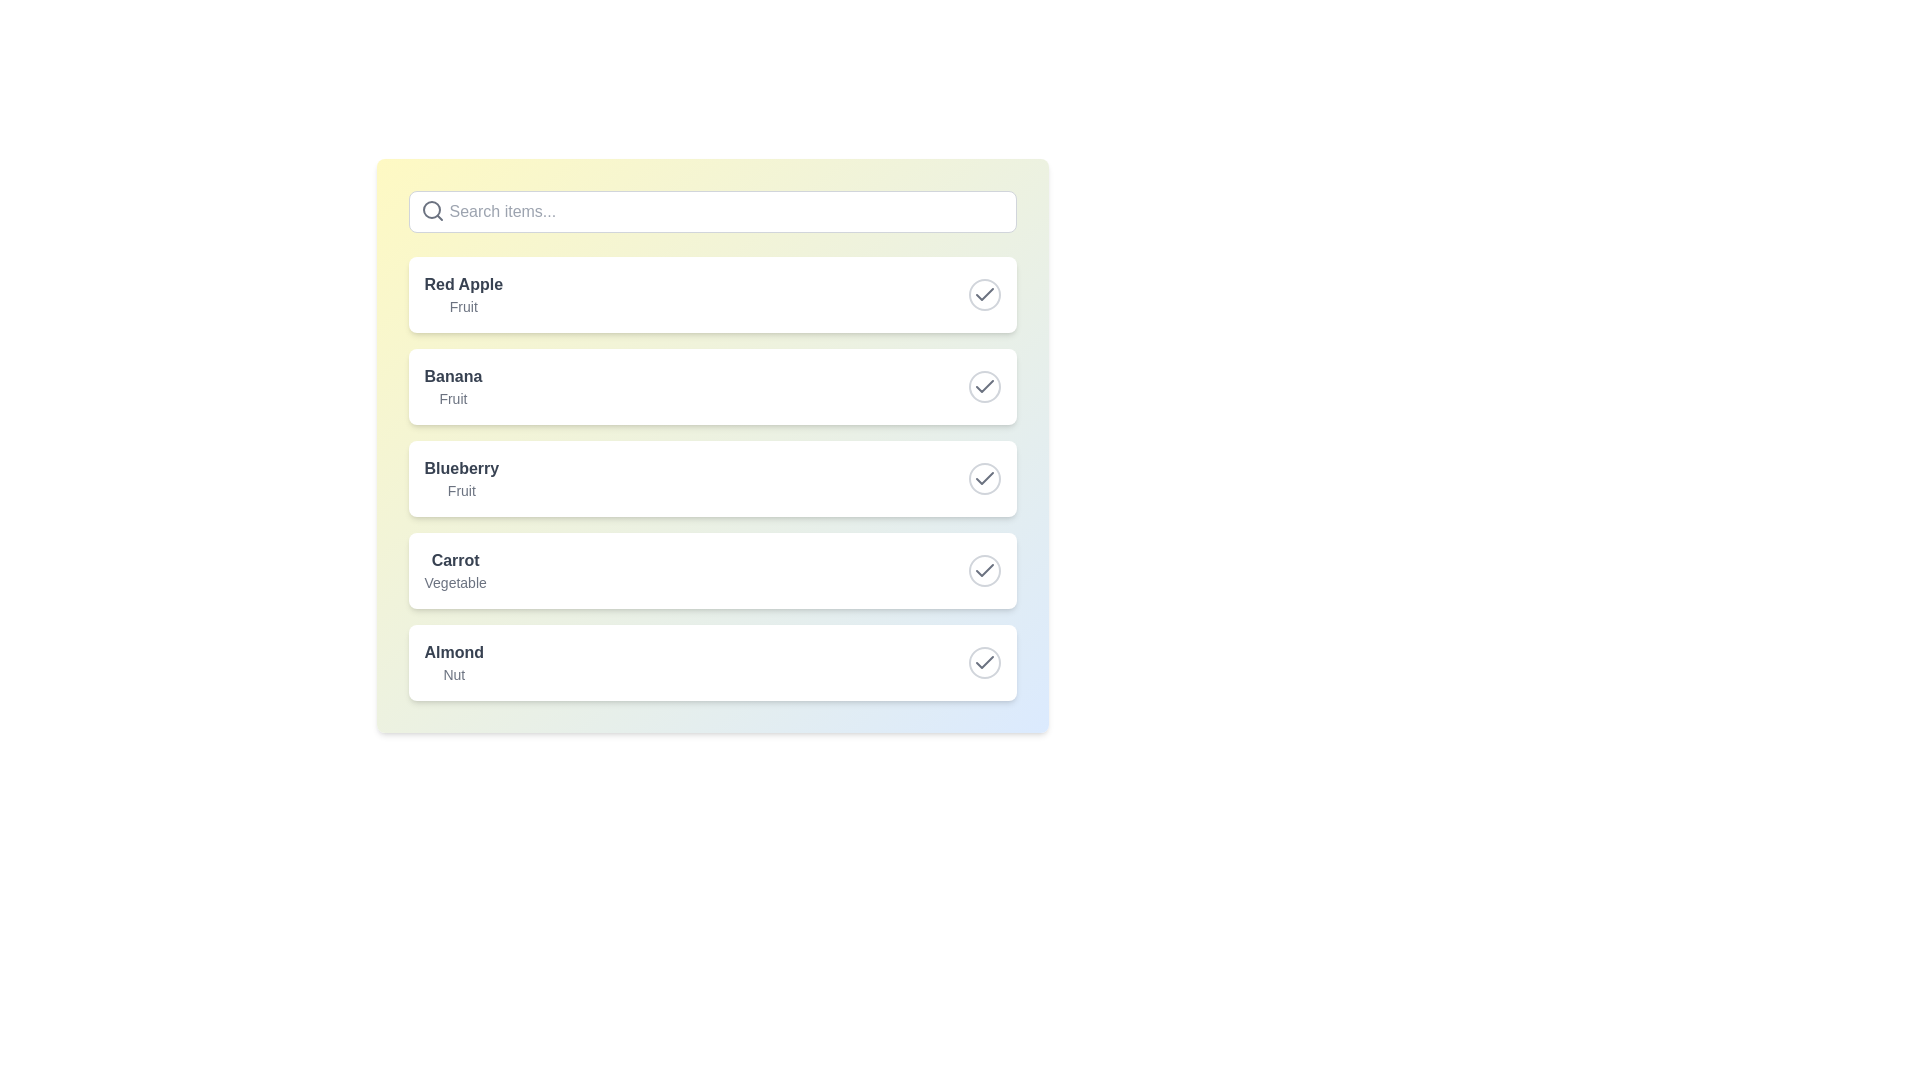 The height and width of the screenshot is (1080, 1920). What do you see at coordinates (460, 478) in the screenshot?
I see `the text label displaying 'Blueberry' in bold dark gray and 'Fruit' in smaller light gray, located in the third row of a vertically stacked list` at bounding box center [460, 478].